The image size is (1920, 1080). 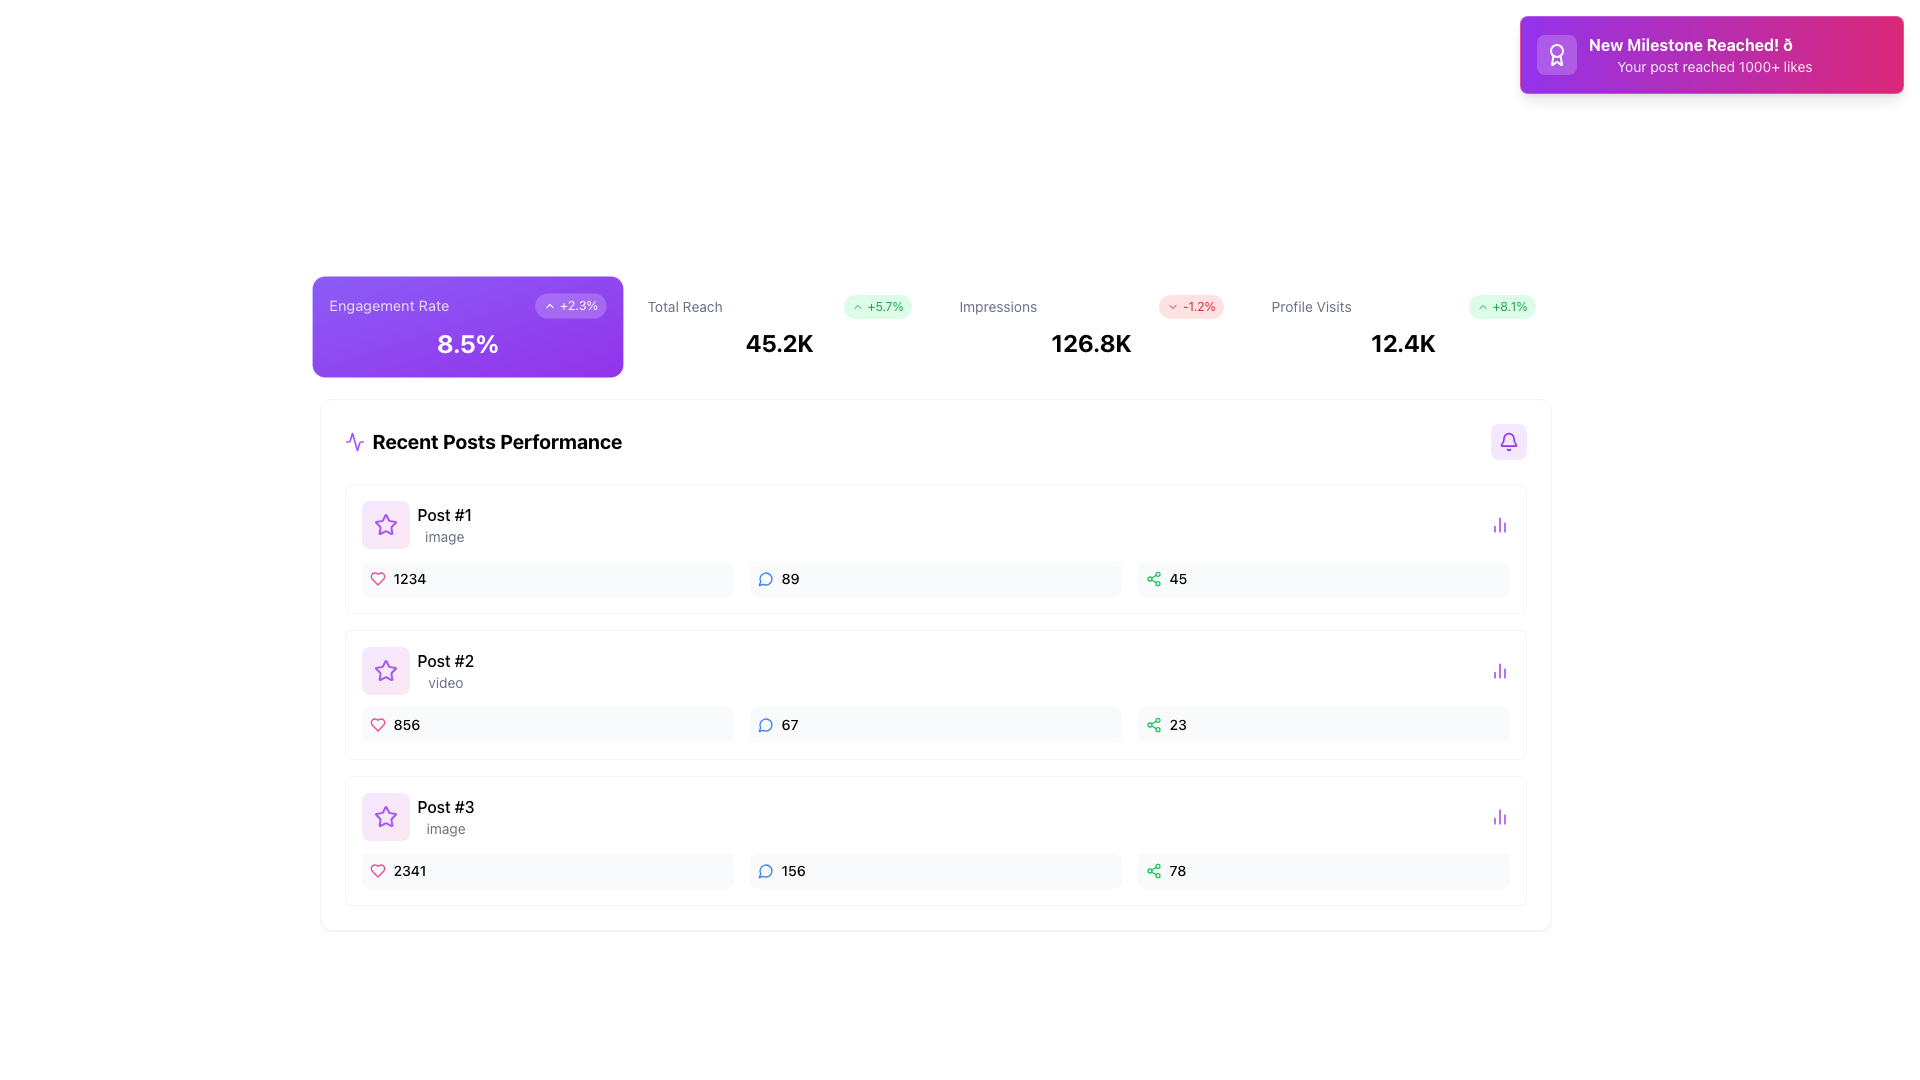 I want to click on the engagement rate component labeled 'Engagement Rate' with the value '+2.3%' located in the top left segment of the interface within a purple gradient card, so click(x=466, y=305).